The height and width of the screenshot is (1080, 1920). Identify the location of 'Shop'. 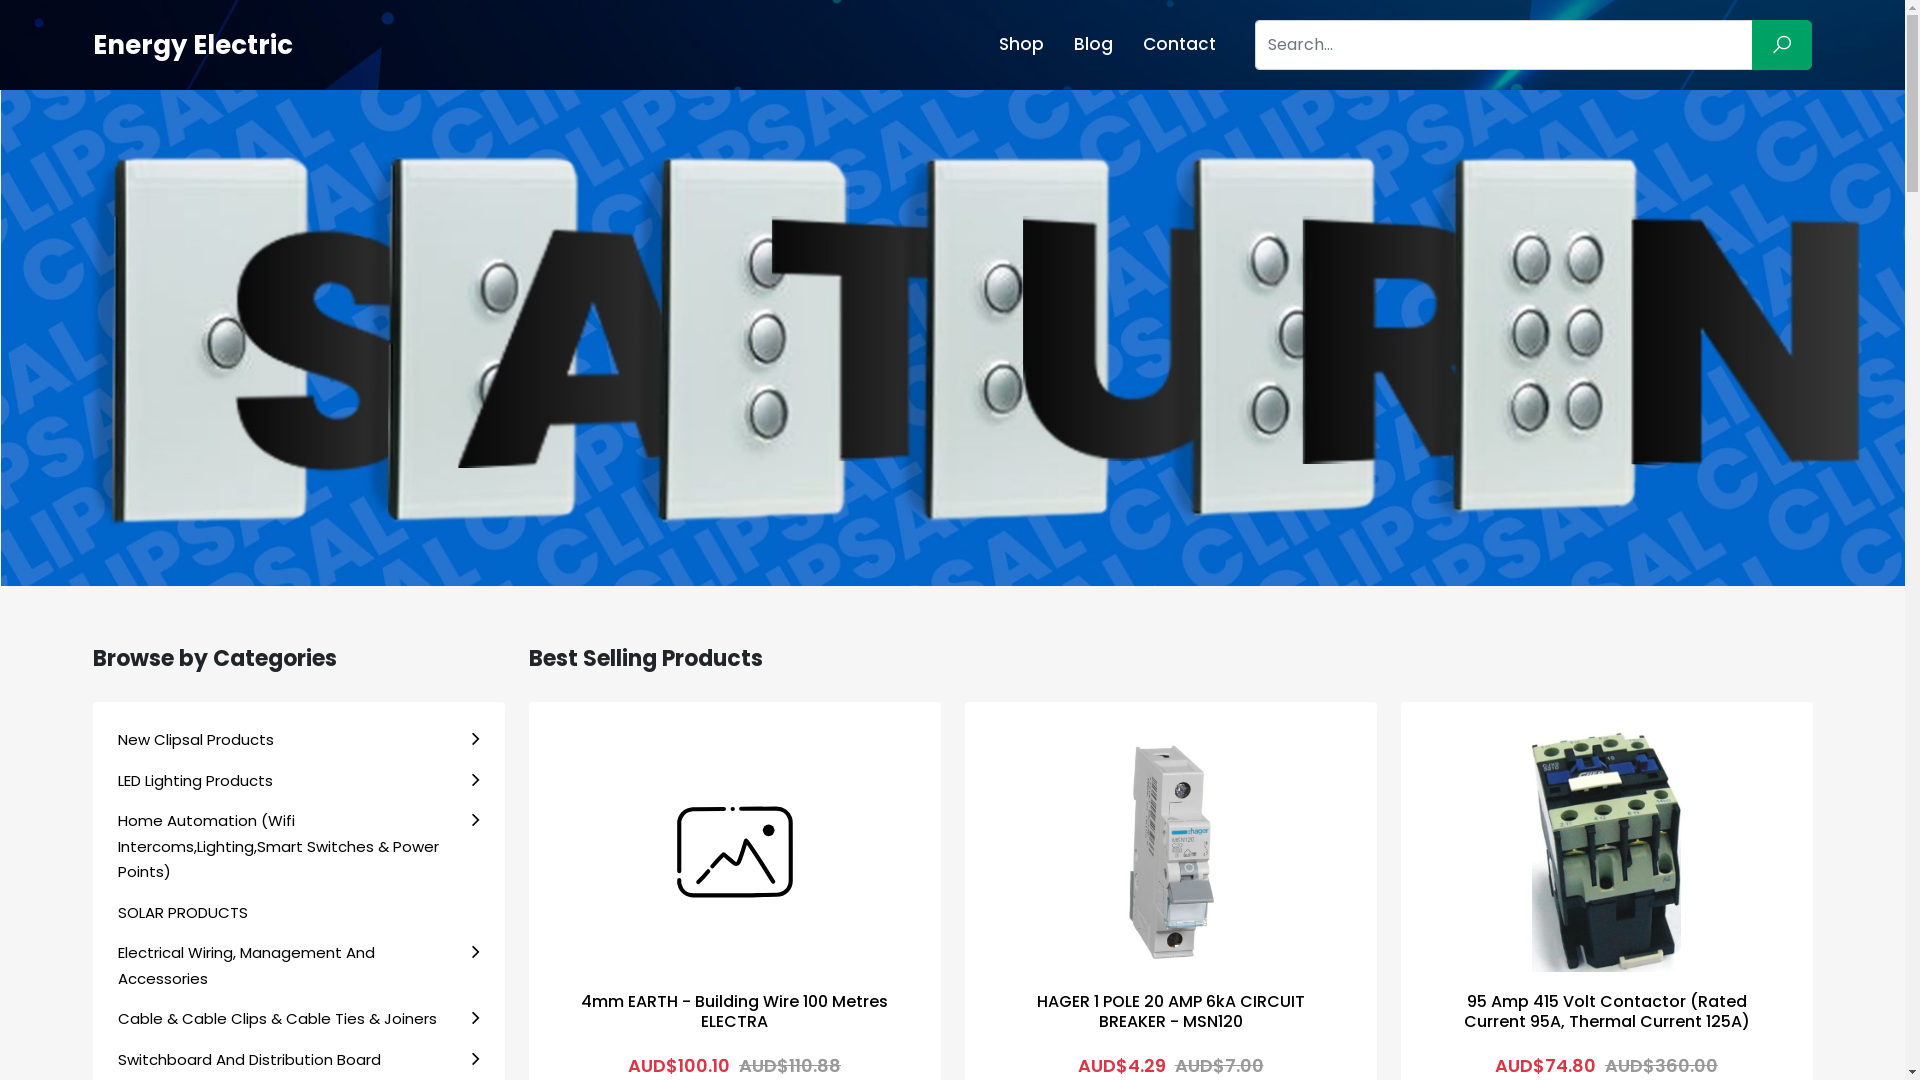
(1021, 44).